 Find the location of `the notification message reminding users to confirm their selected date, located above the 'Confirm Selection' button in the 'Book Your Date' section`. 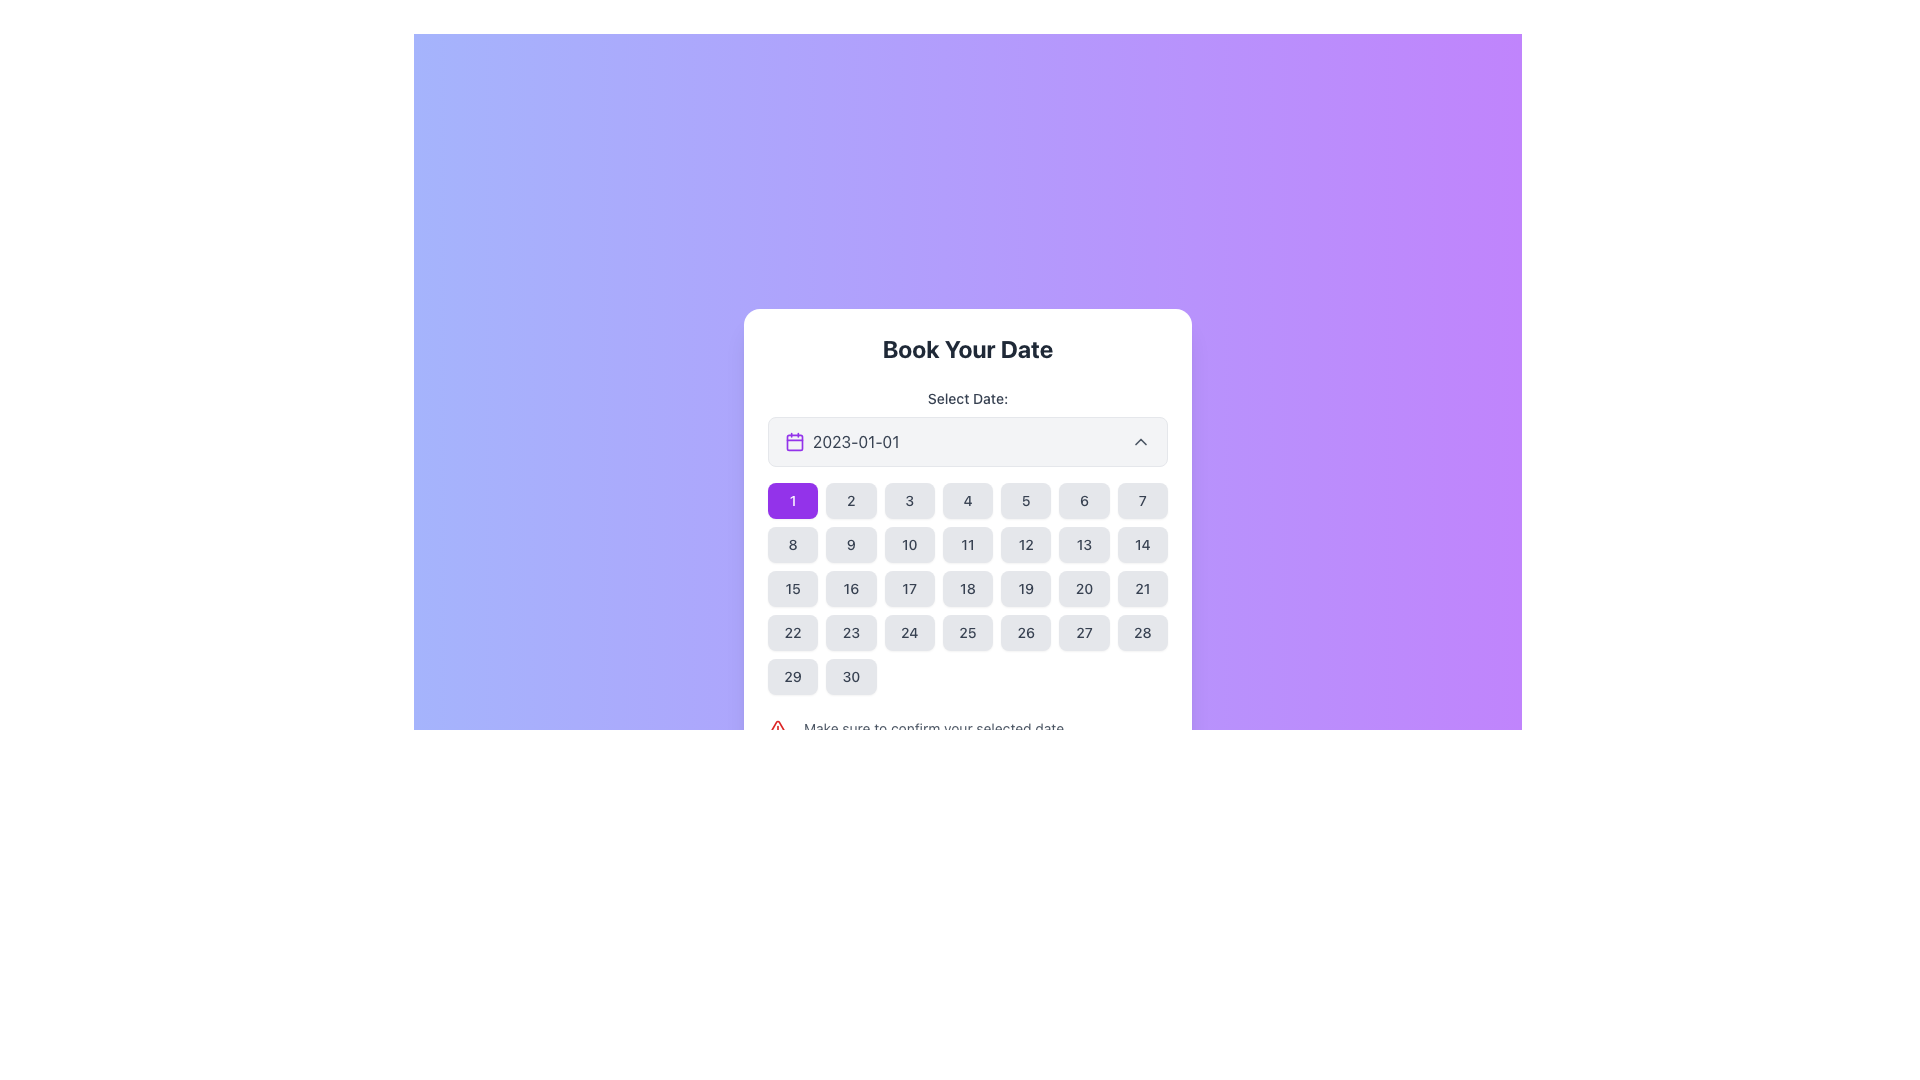

the notification message reminding users to confirm their selected date, located above the 'Confirm Selection' button in the 'Book Your Date' section is located at coordinates (968, 729).